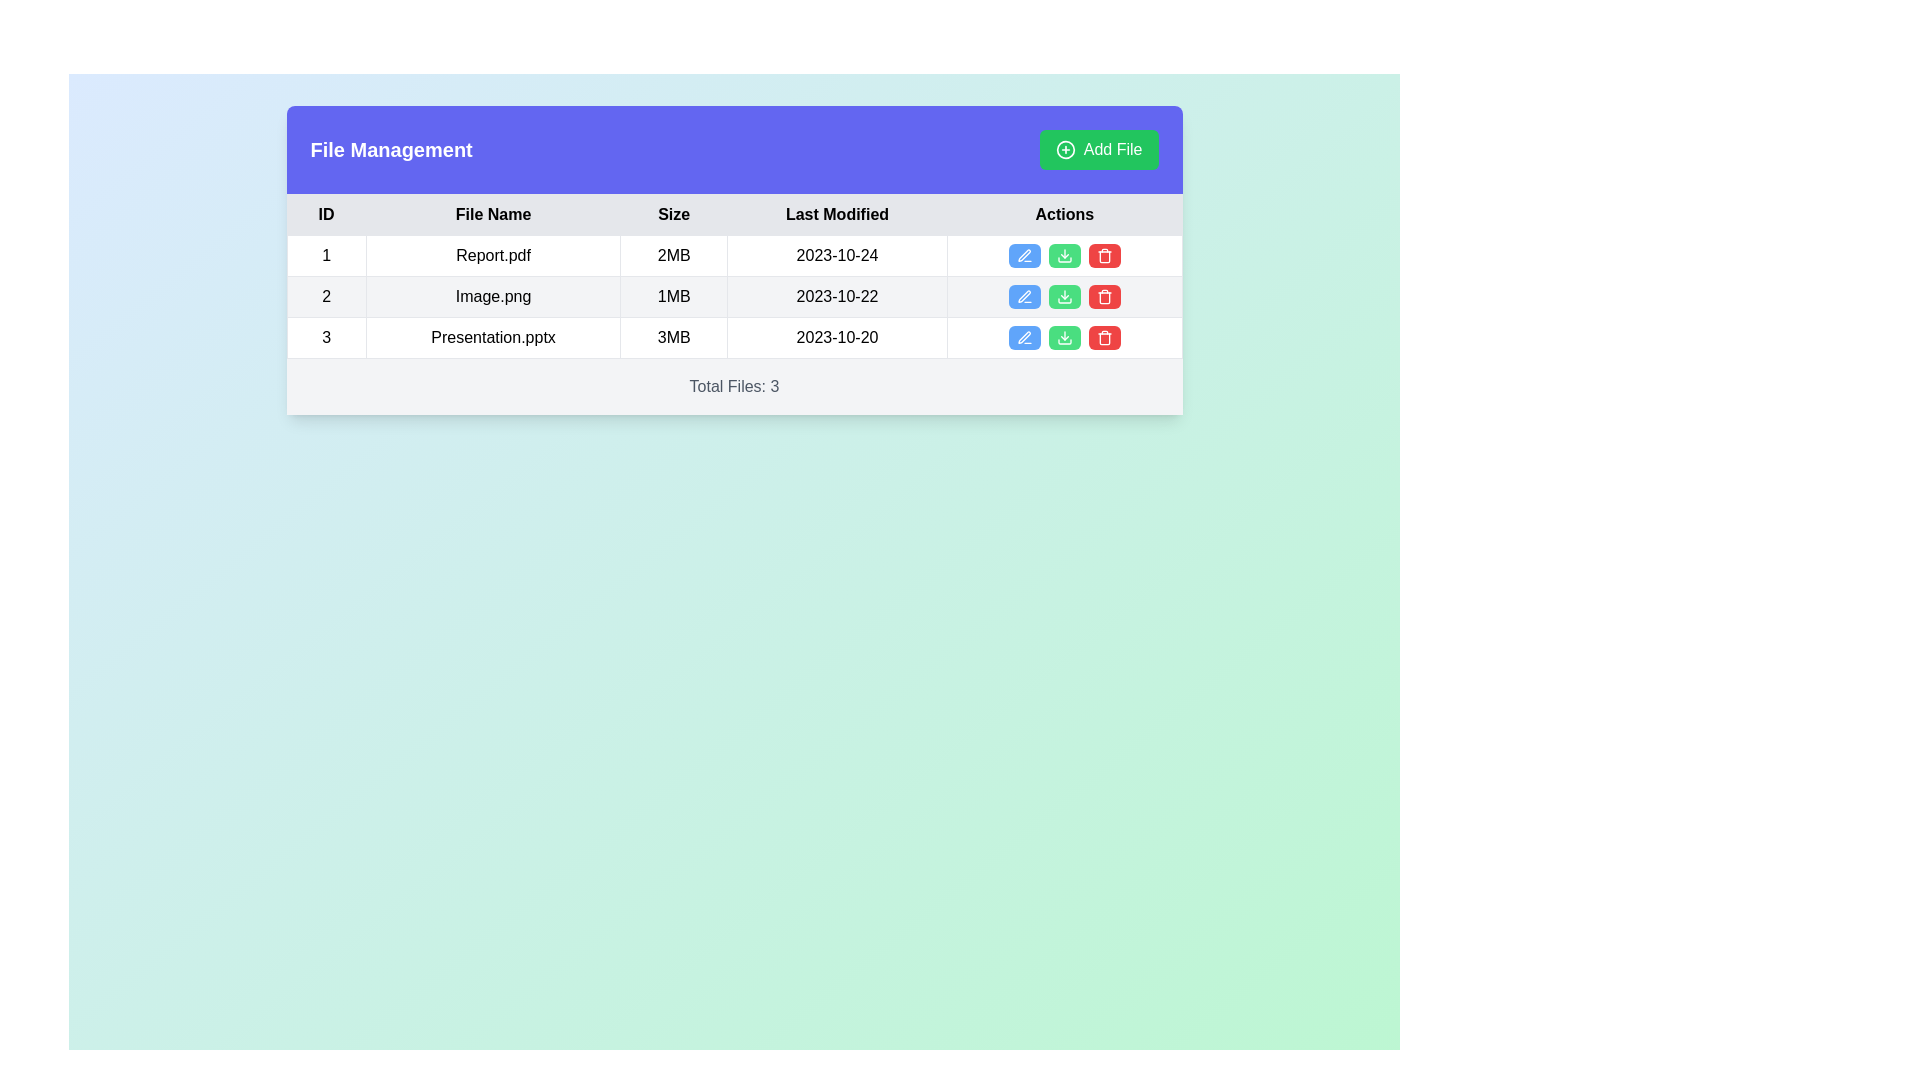 This screenshot has width=1920, height=1080. Describe the element at coordinates (1024, 297) in the screenshot. I see `the edit button with a pen icon in the 'Actions' column of the second row in the table` at that location.